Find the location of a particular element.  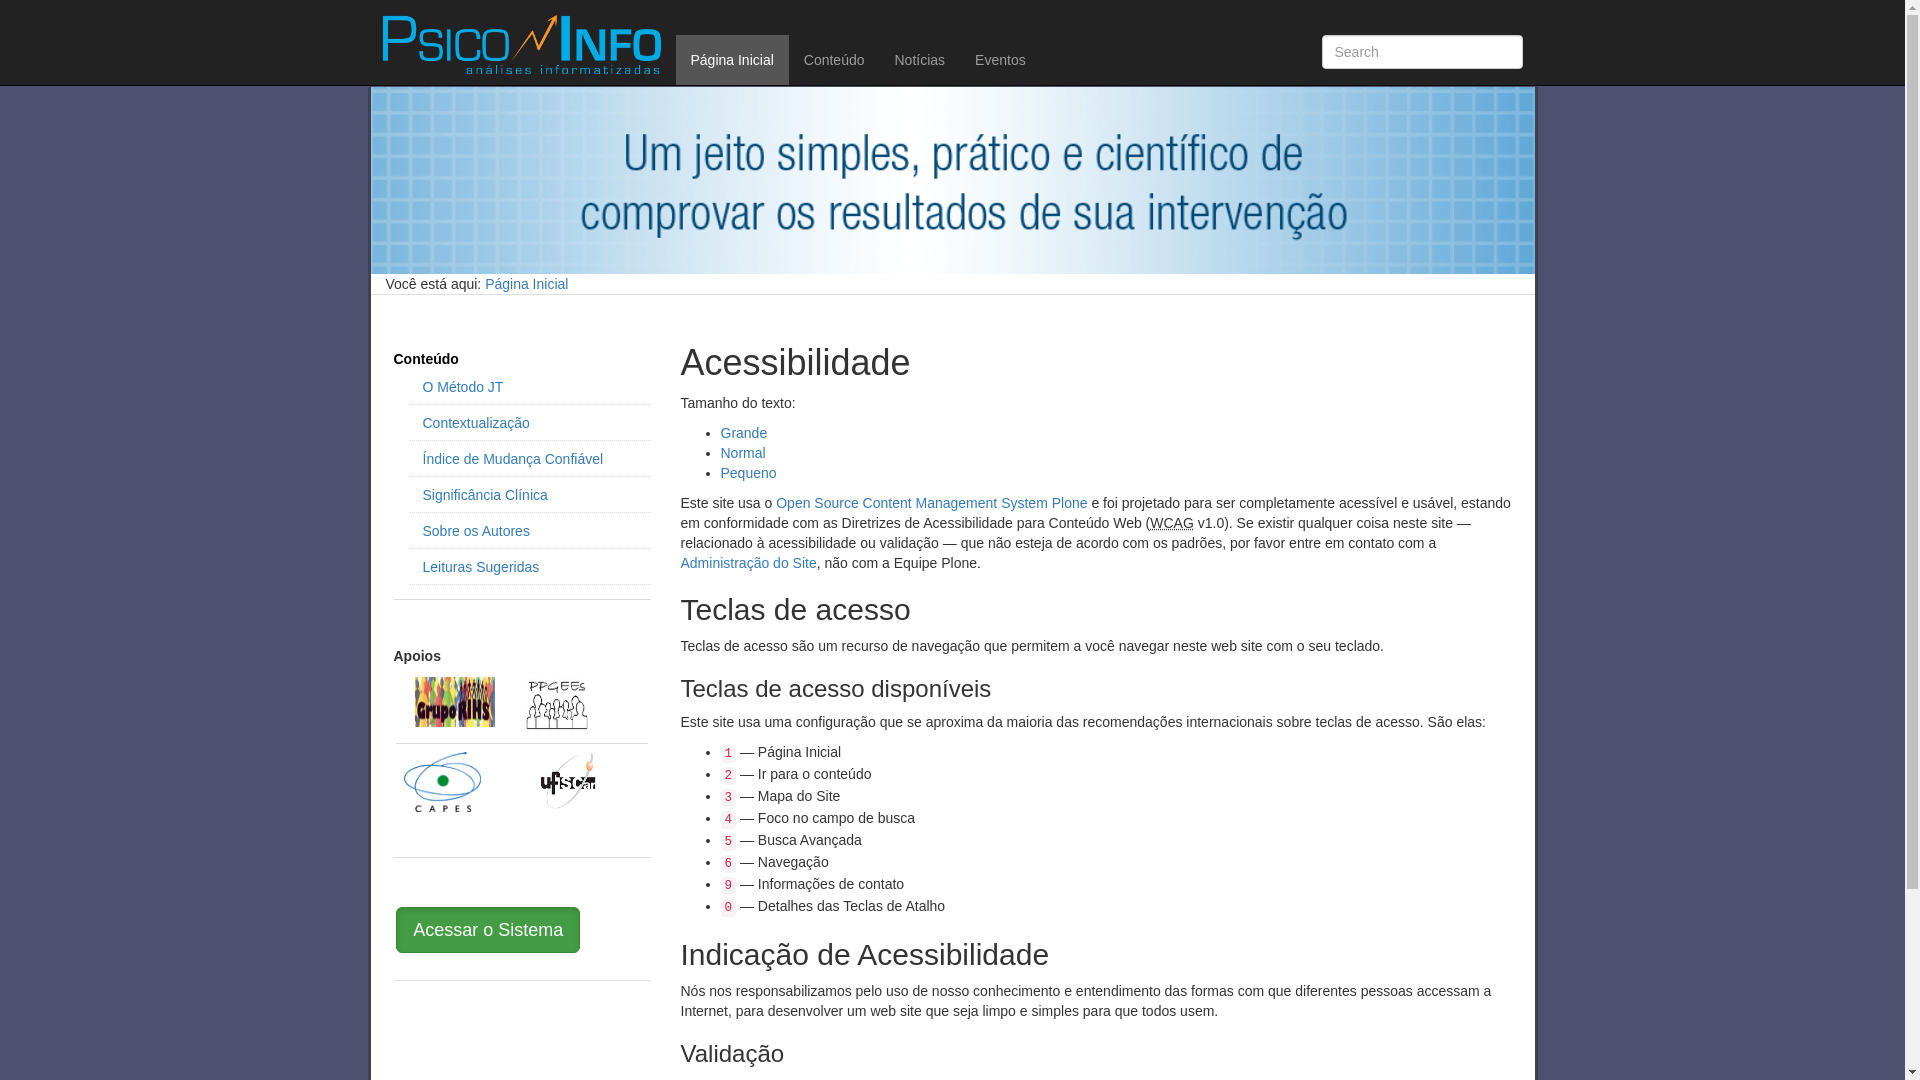

'Normal' is located at coordinates (741, 452).